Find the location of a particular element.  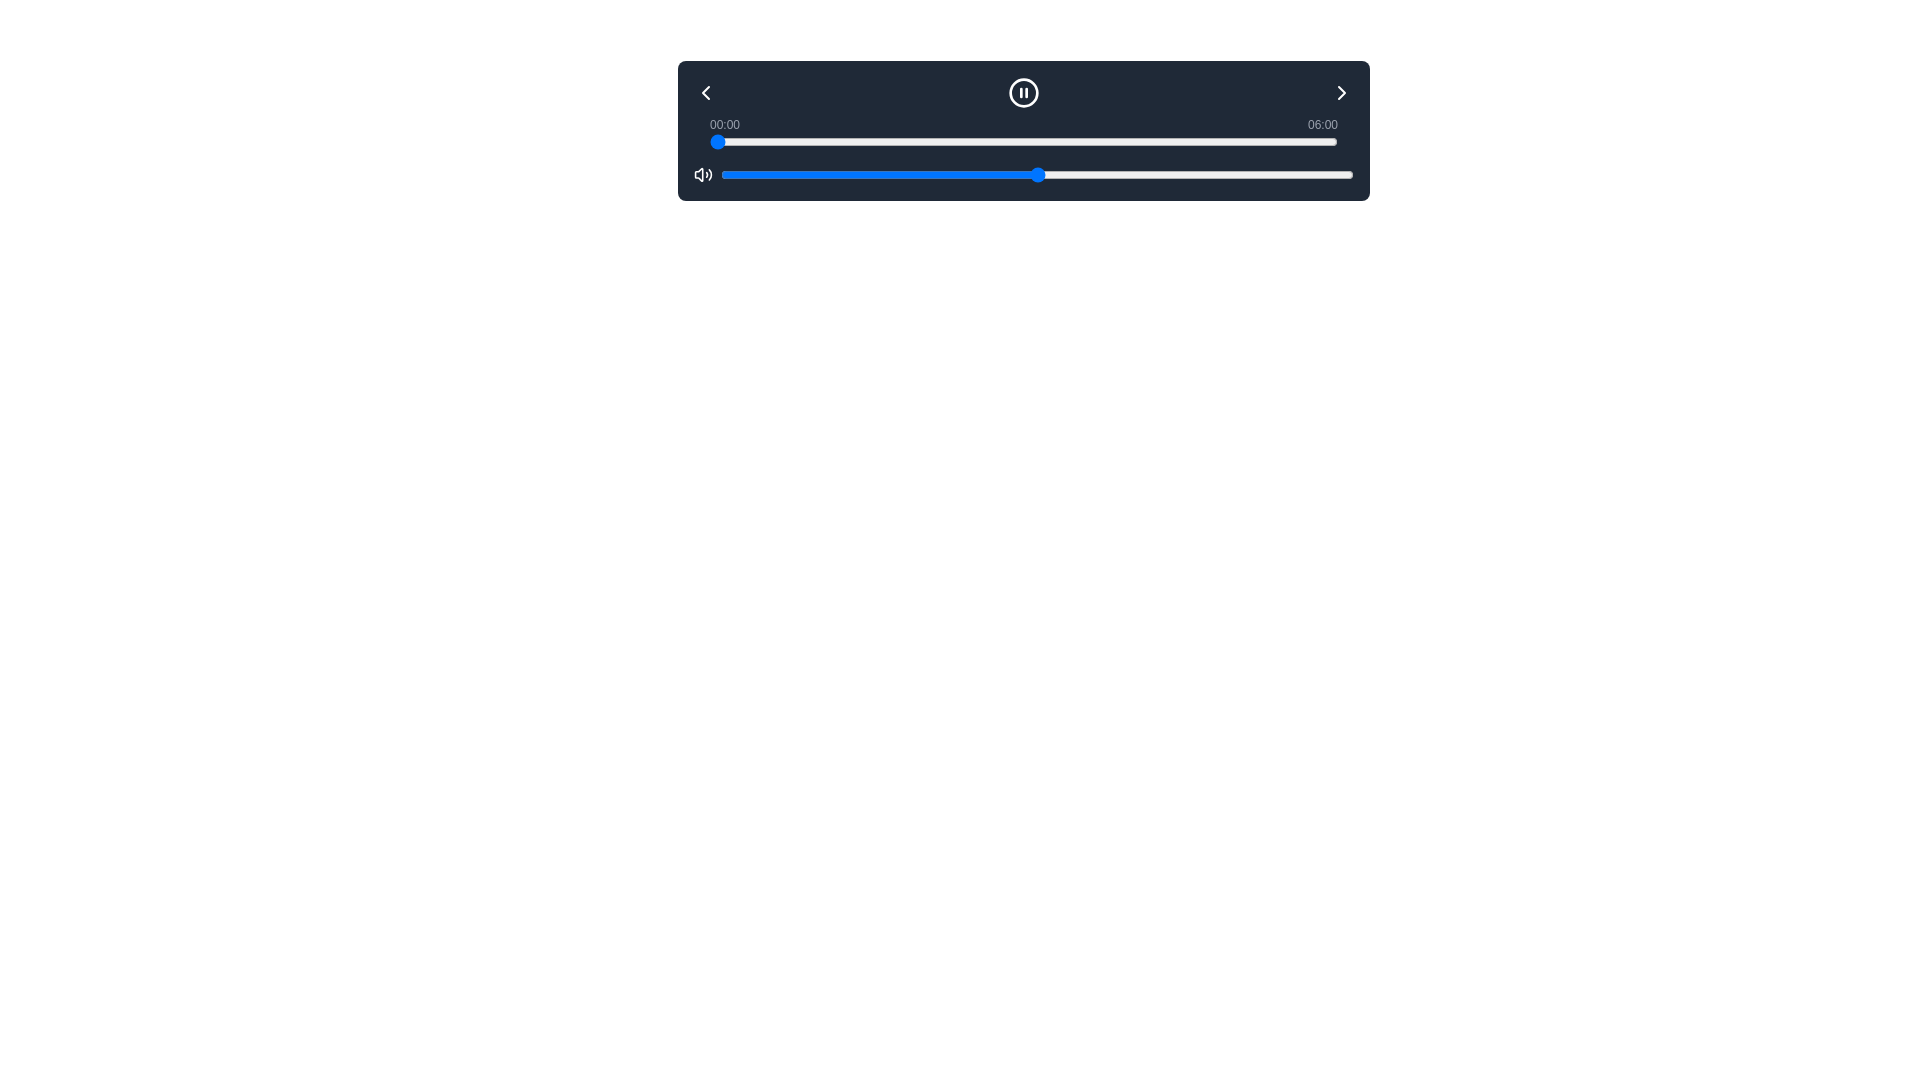

the slider is located at coordinates (841, 173).